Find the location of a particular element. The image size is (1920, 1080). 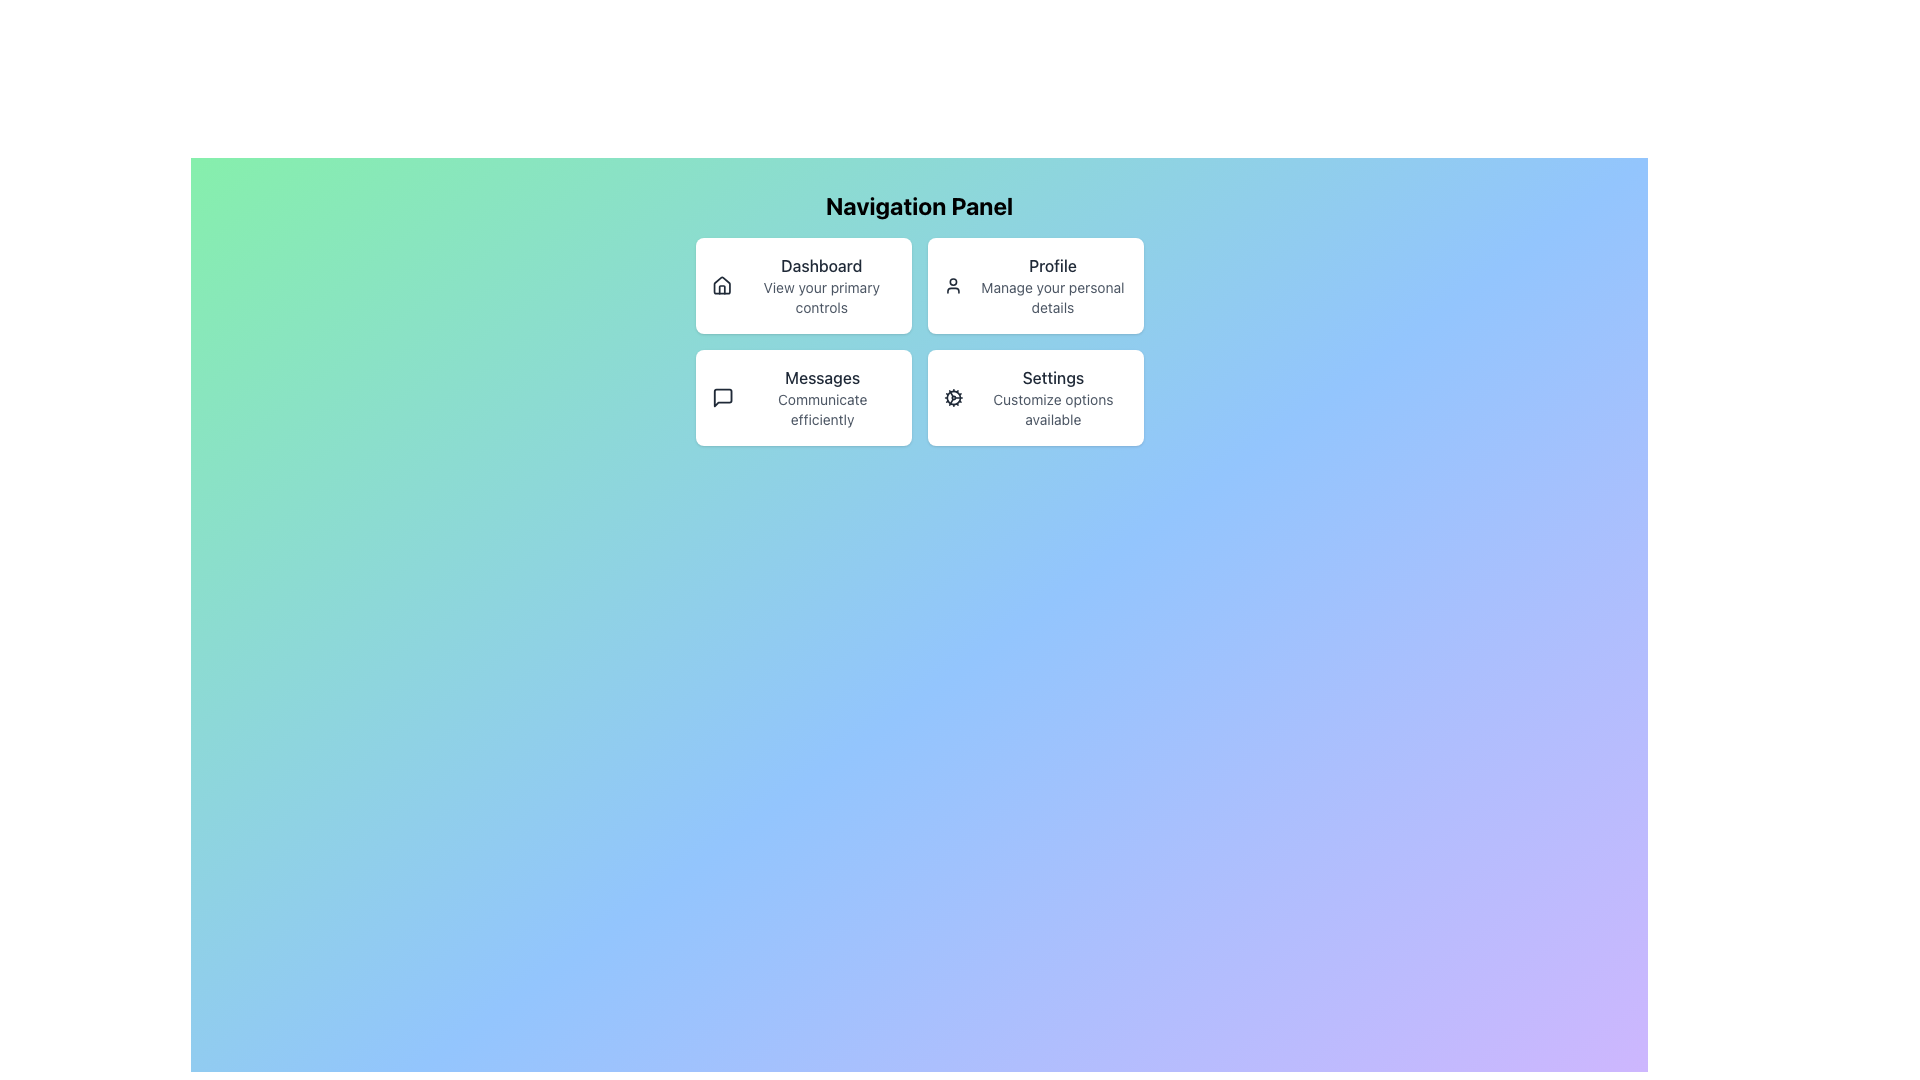

the 'Profile' text label that describes the content or purpose of the 'Profile' section, located directly below the 'Profile' title in the top-right card of a grid of four cards is located at coordinates (1051, 297).